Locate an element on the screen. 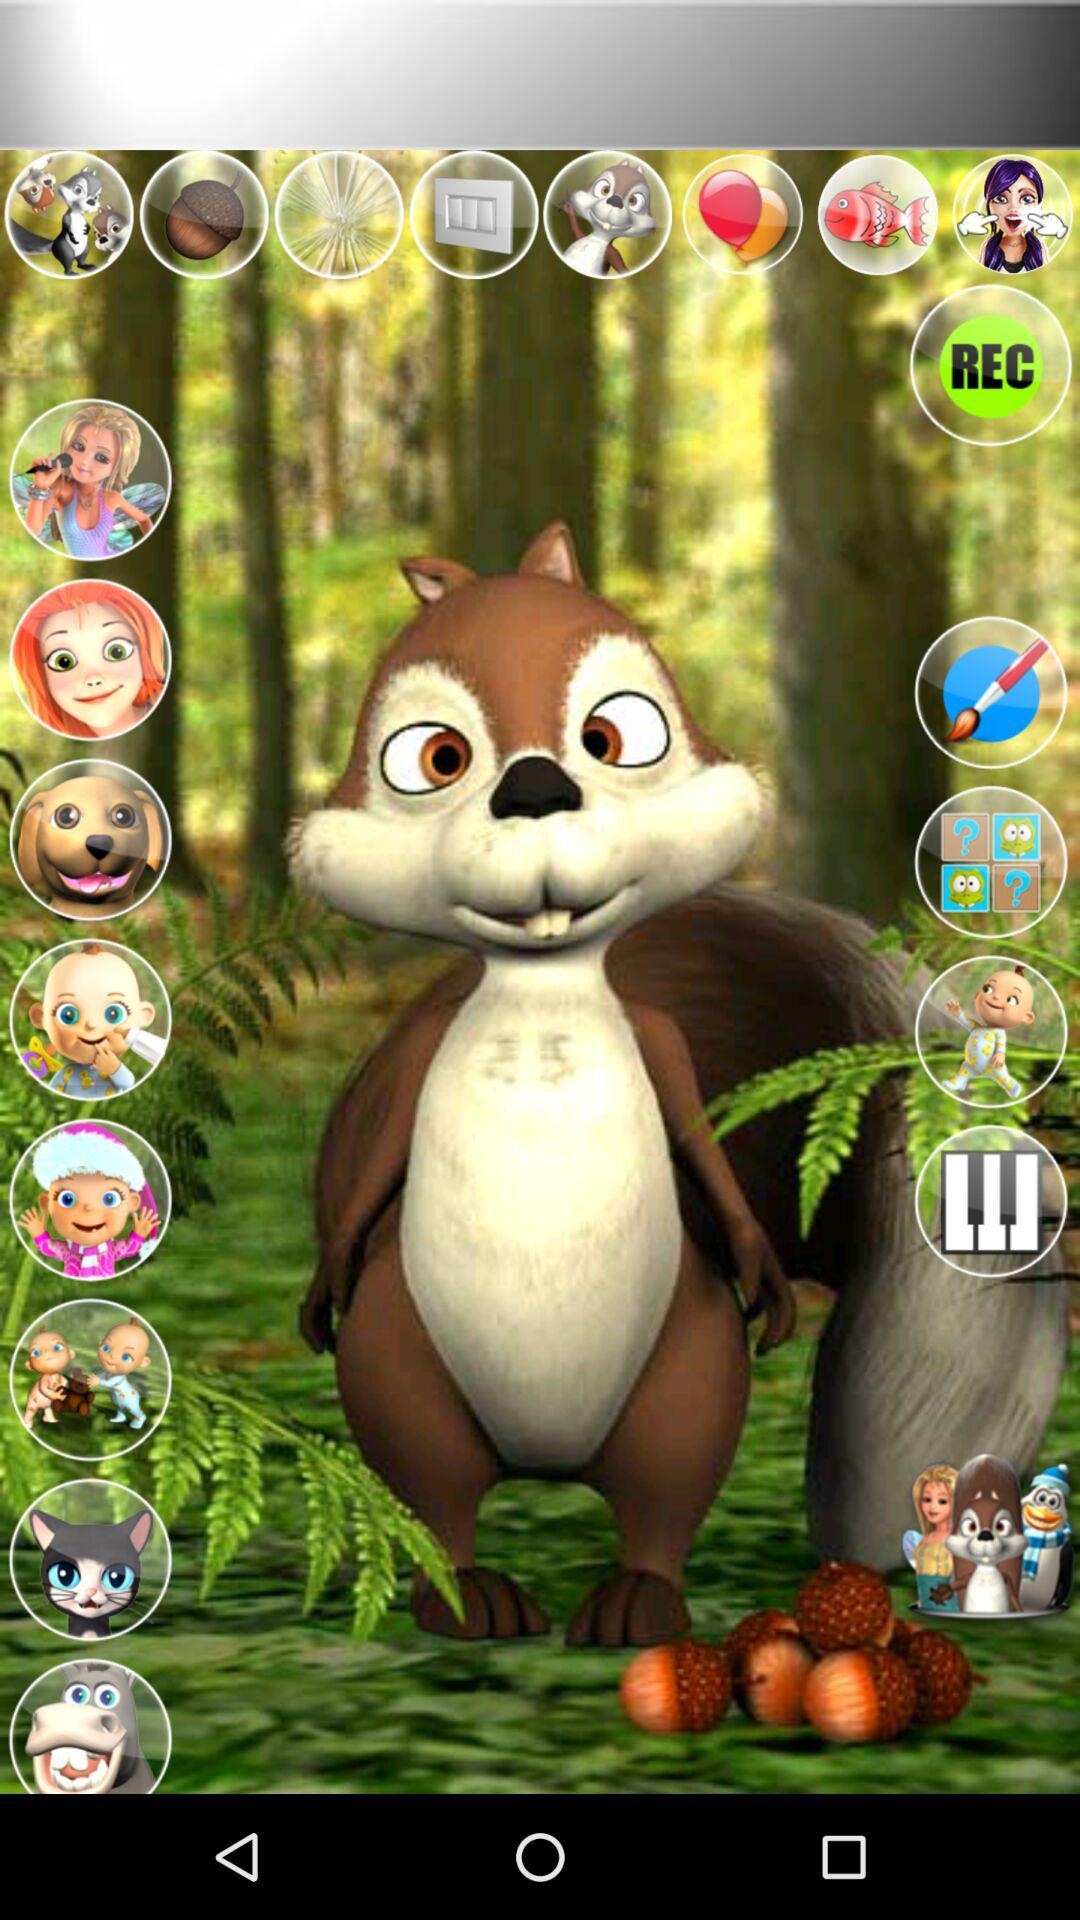  change to dog is located at coordinates (88, 834).